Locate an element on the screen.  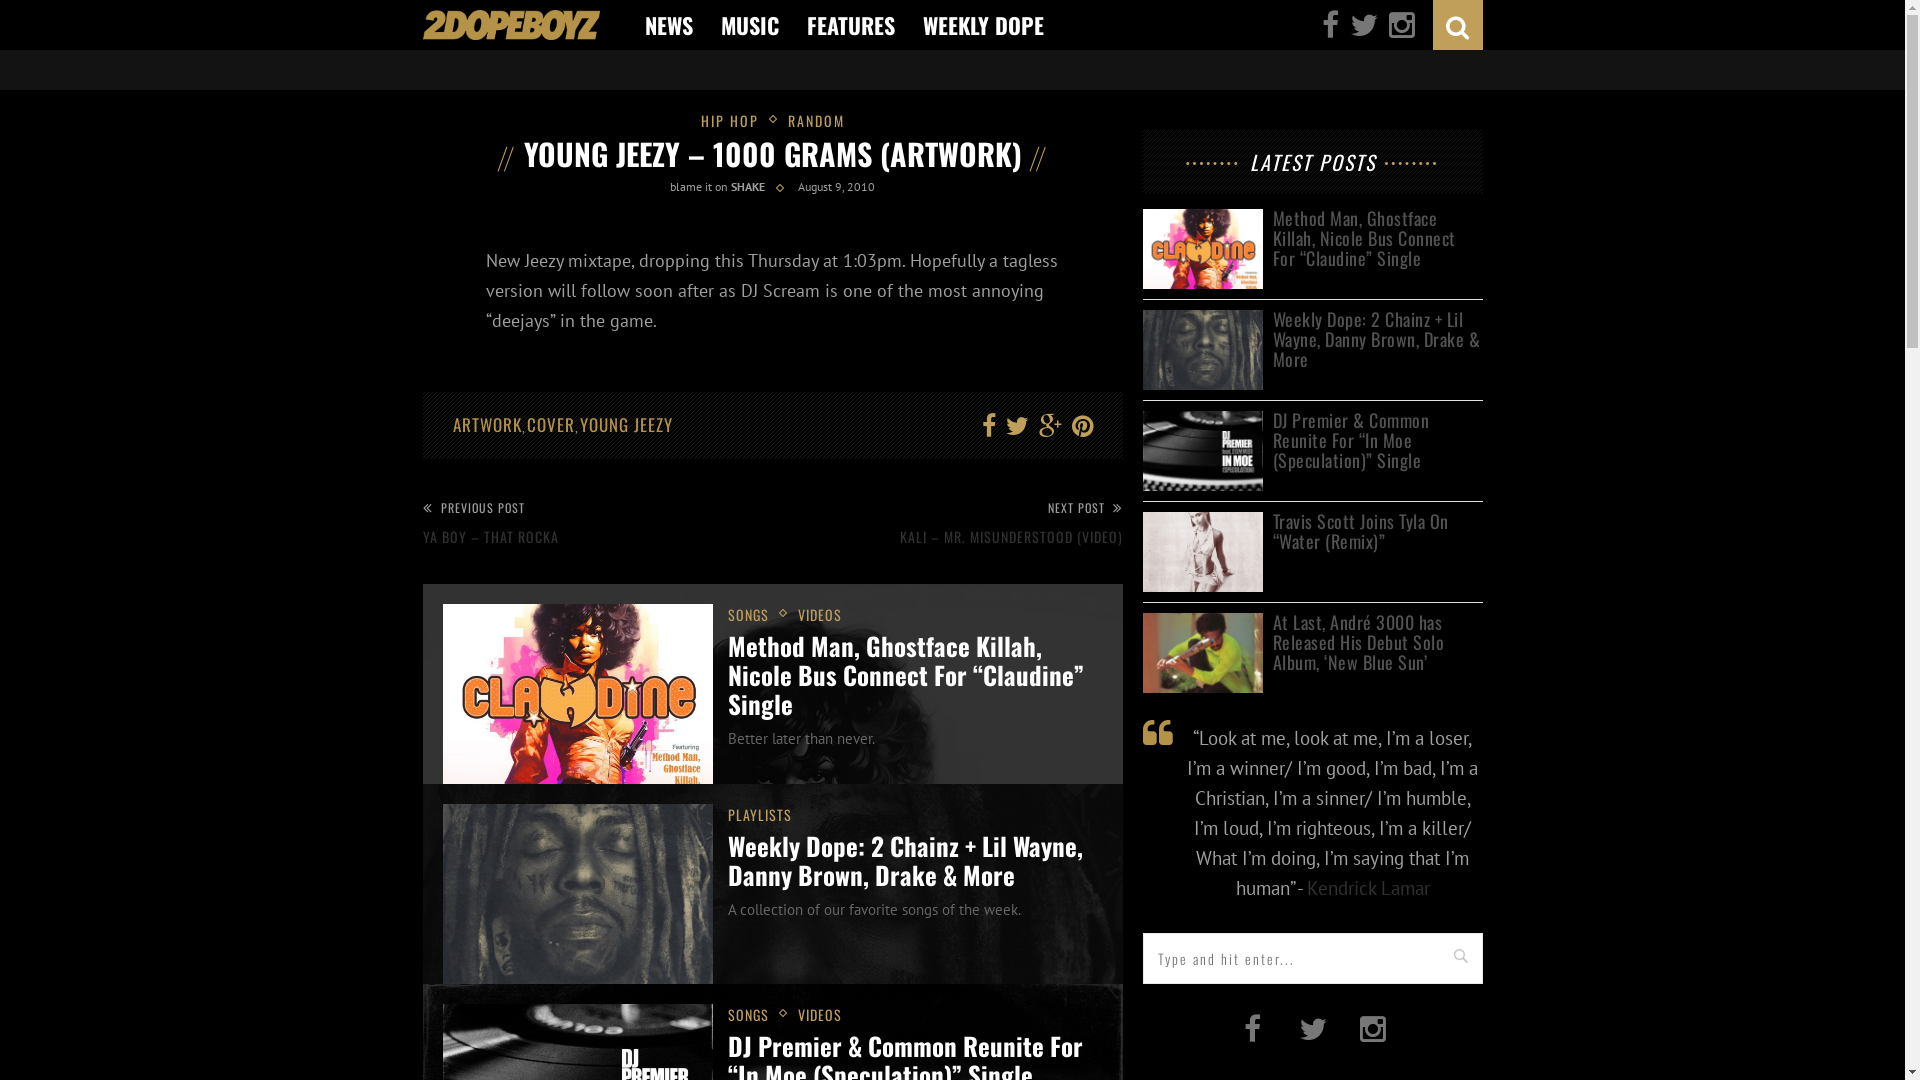
'YOUNG JEEZY' is located at coordinates (625, 423).